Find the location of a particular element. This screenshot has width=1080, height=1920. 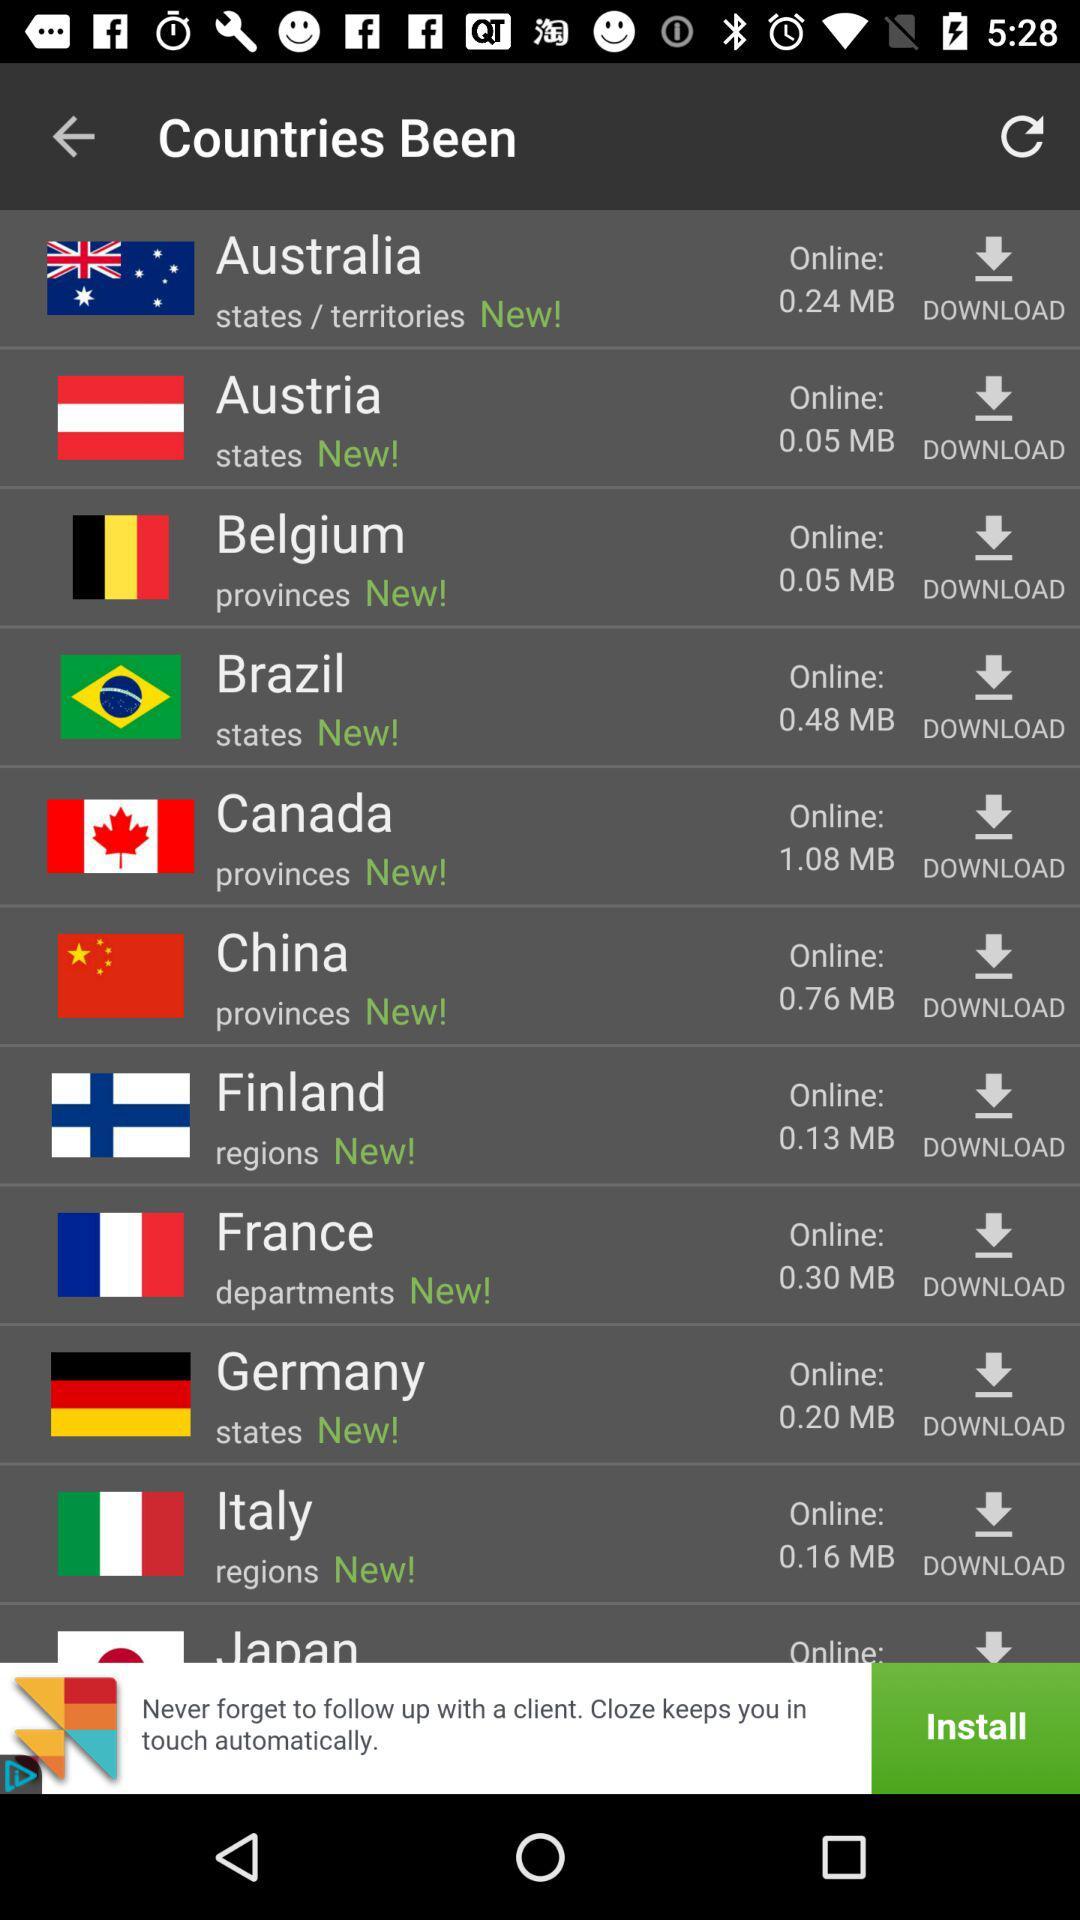

download france is located at coordinates (993, 1235).